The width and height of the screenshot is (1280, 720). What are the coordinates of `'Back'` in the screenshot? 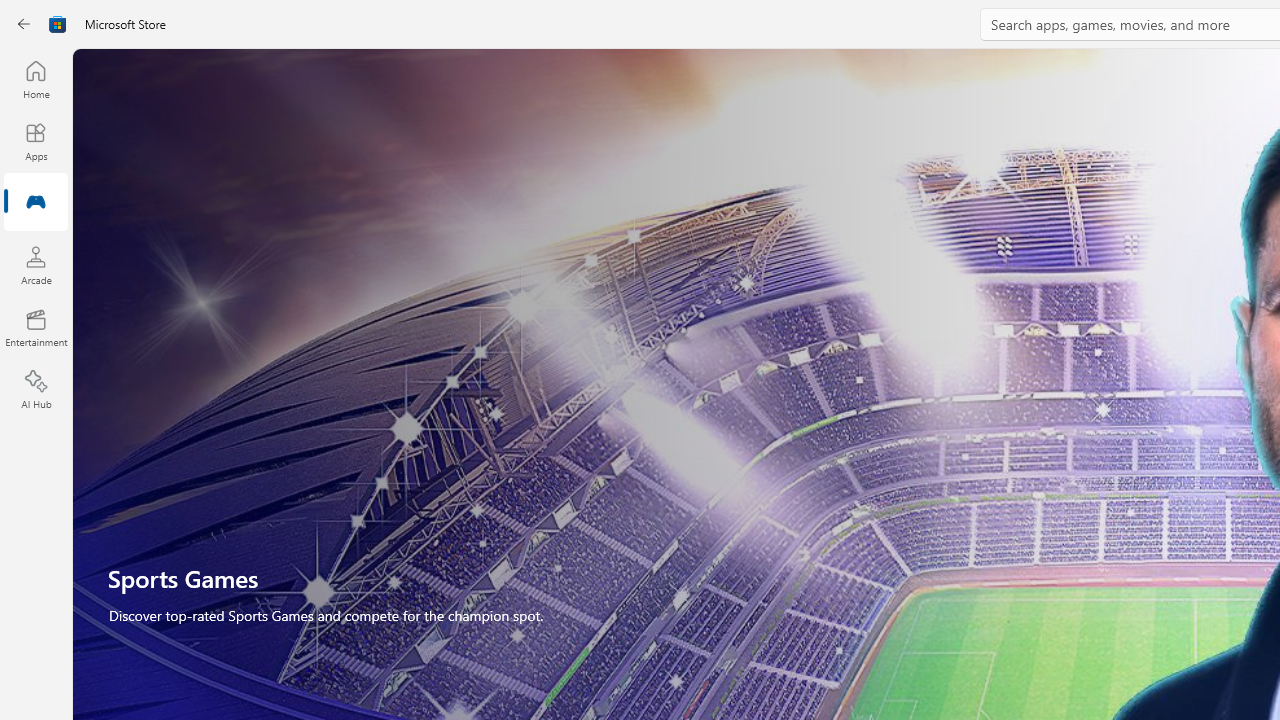 It's located at (24, 24).